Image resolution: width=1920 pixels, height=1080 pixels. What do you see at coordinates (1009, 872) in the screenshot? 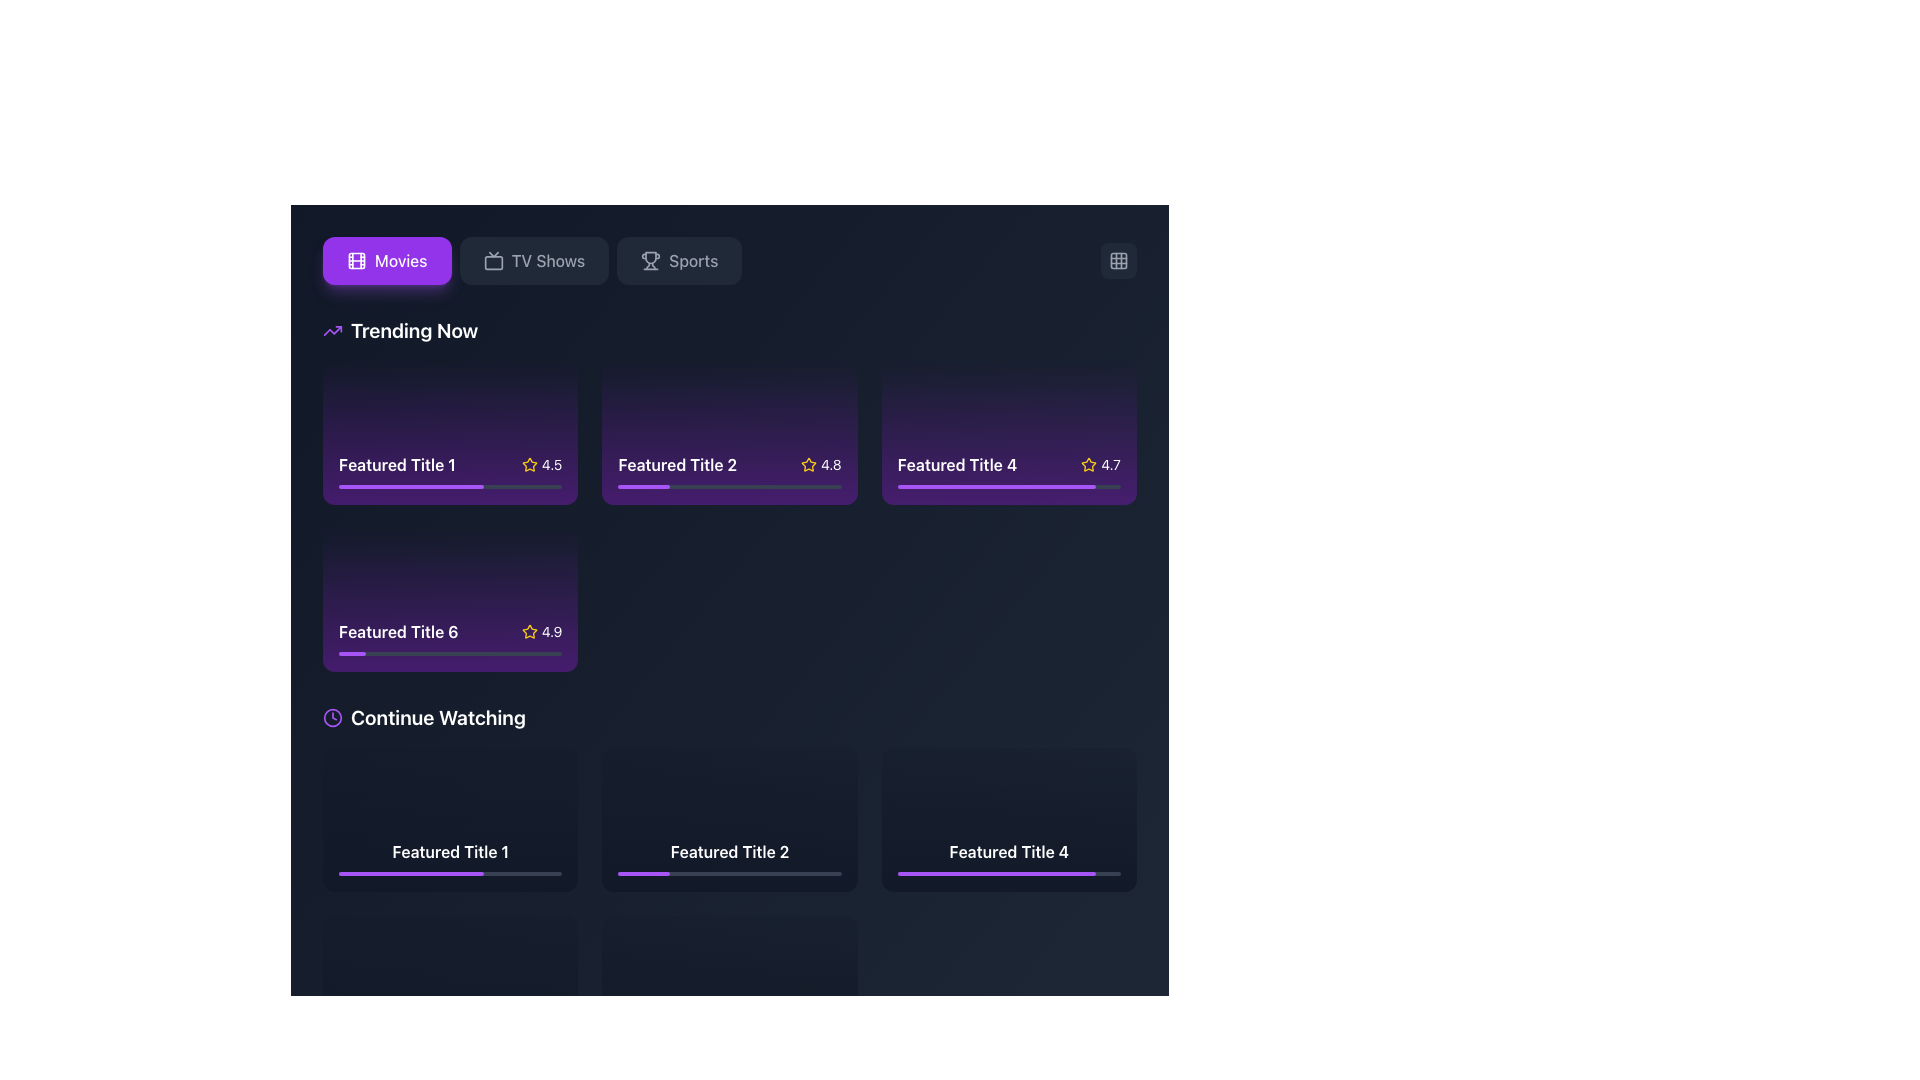
I see `the progress bar beneath the text 'Featured Title 4', which has a gray background and a purple progress indicator covering 89% of its width` at bounding box center [1009, 872].